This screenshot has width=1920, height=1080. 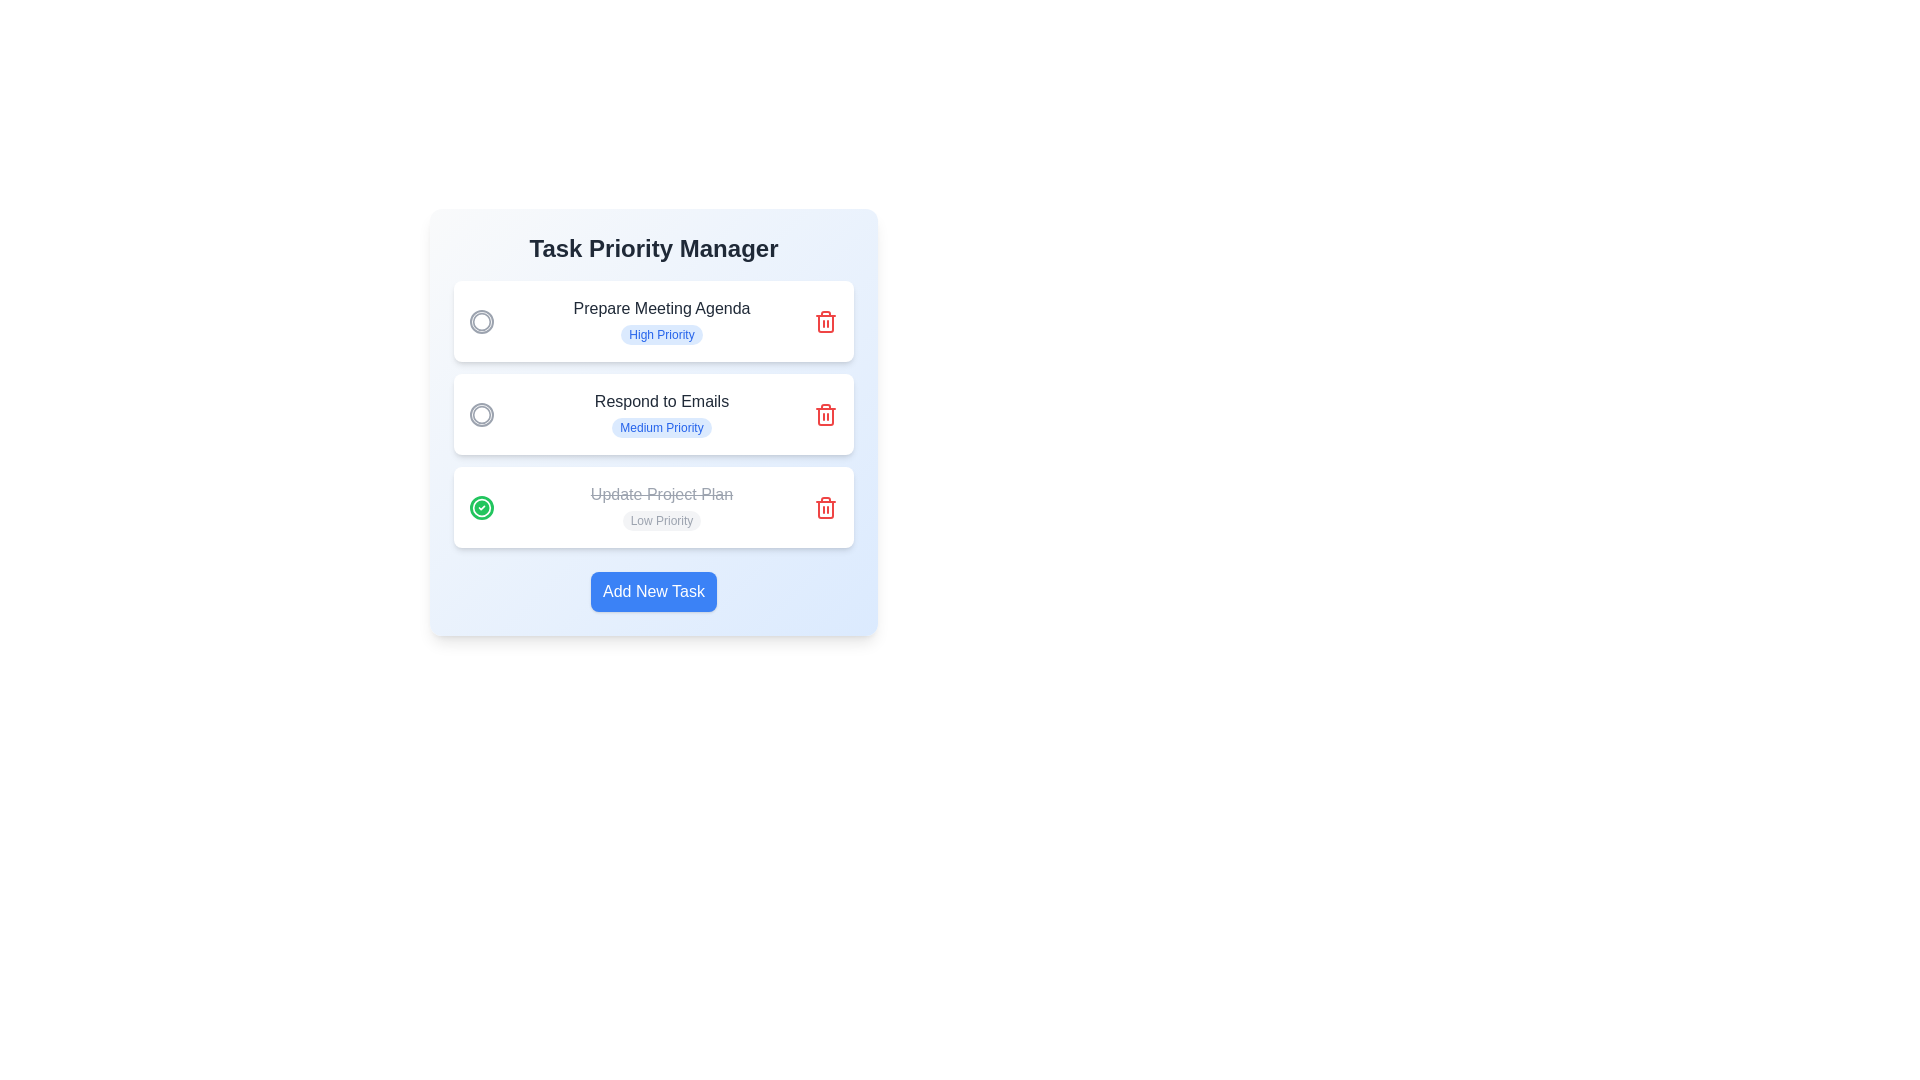 I want to click on the 'Medium Priority' label, which is a rectangular badge with rounded edges, light blue background, and blue text located beneath the 'Respond to Emails' text, so click(x=662, y=427).